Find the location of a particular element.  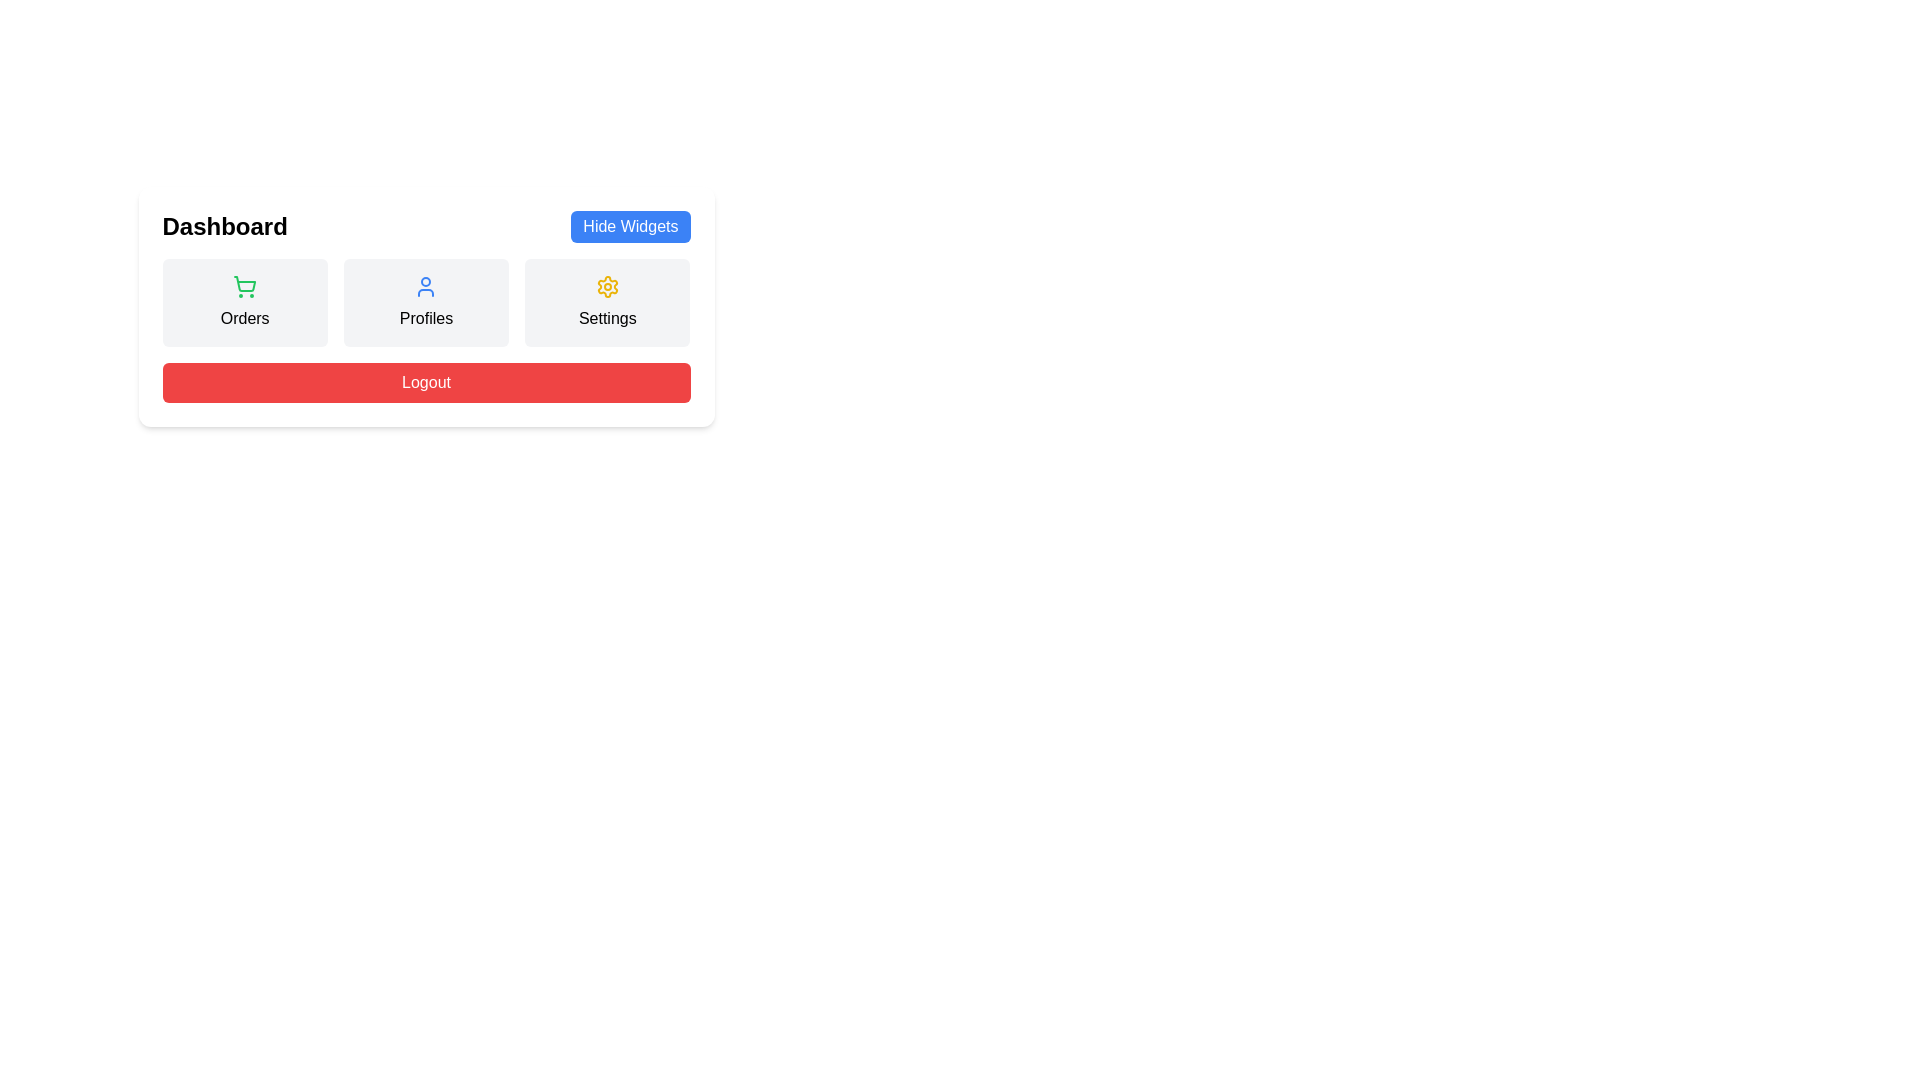

the button located in the top right corner of the section, next to the 'Dashboard' label, to hide visible widgets is located at coordinates (629, 226).